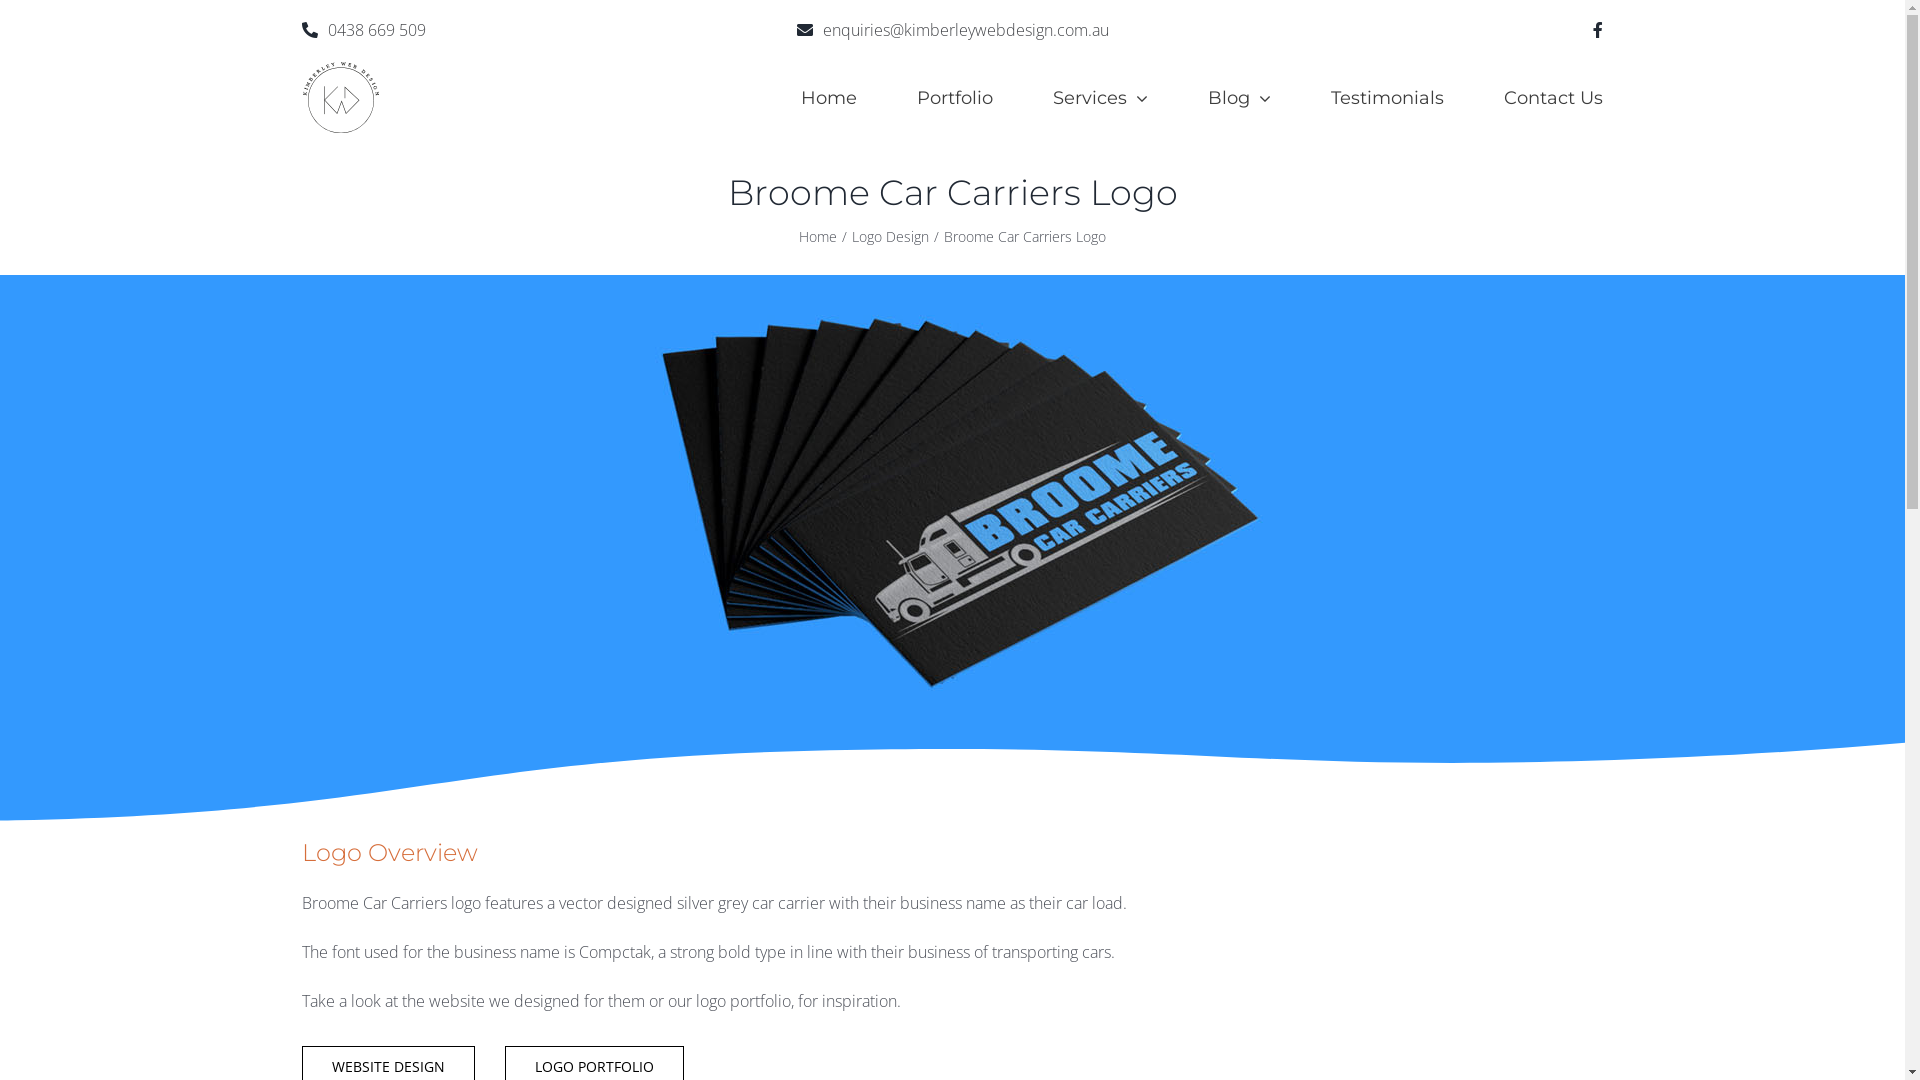 The width and height of the screenshot is (1920, 1080). I want to click on 'Broome-car-carriers-logo-website', so click(950, 507).